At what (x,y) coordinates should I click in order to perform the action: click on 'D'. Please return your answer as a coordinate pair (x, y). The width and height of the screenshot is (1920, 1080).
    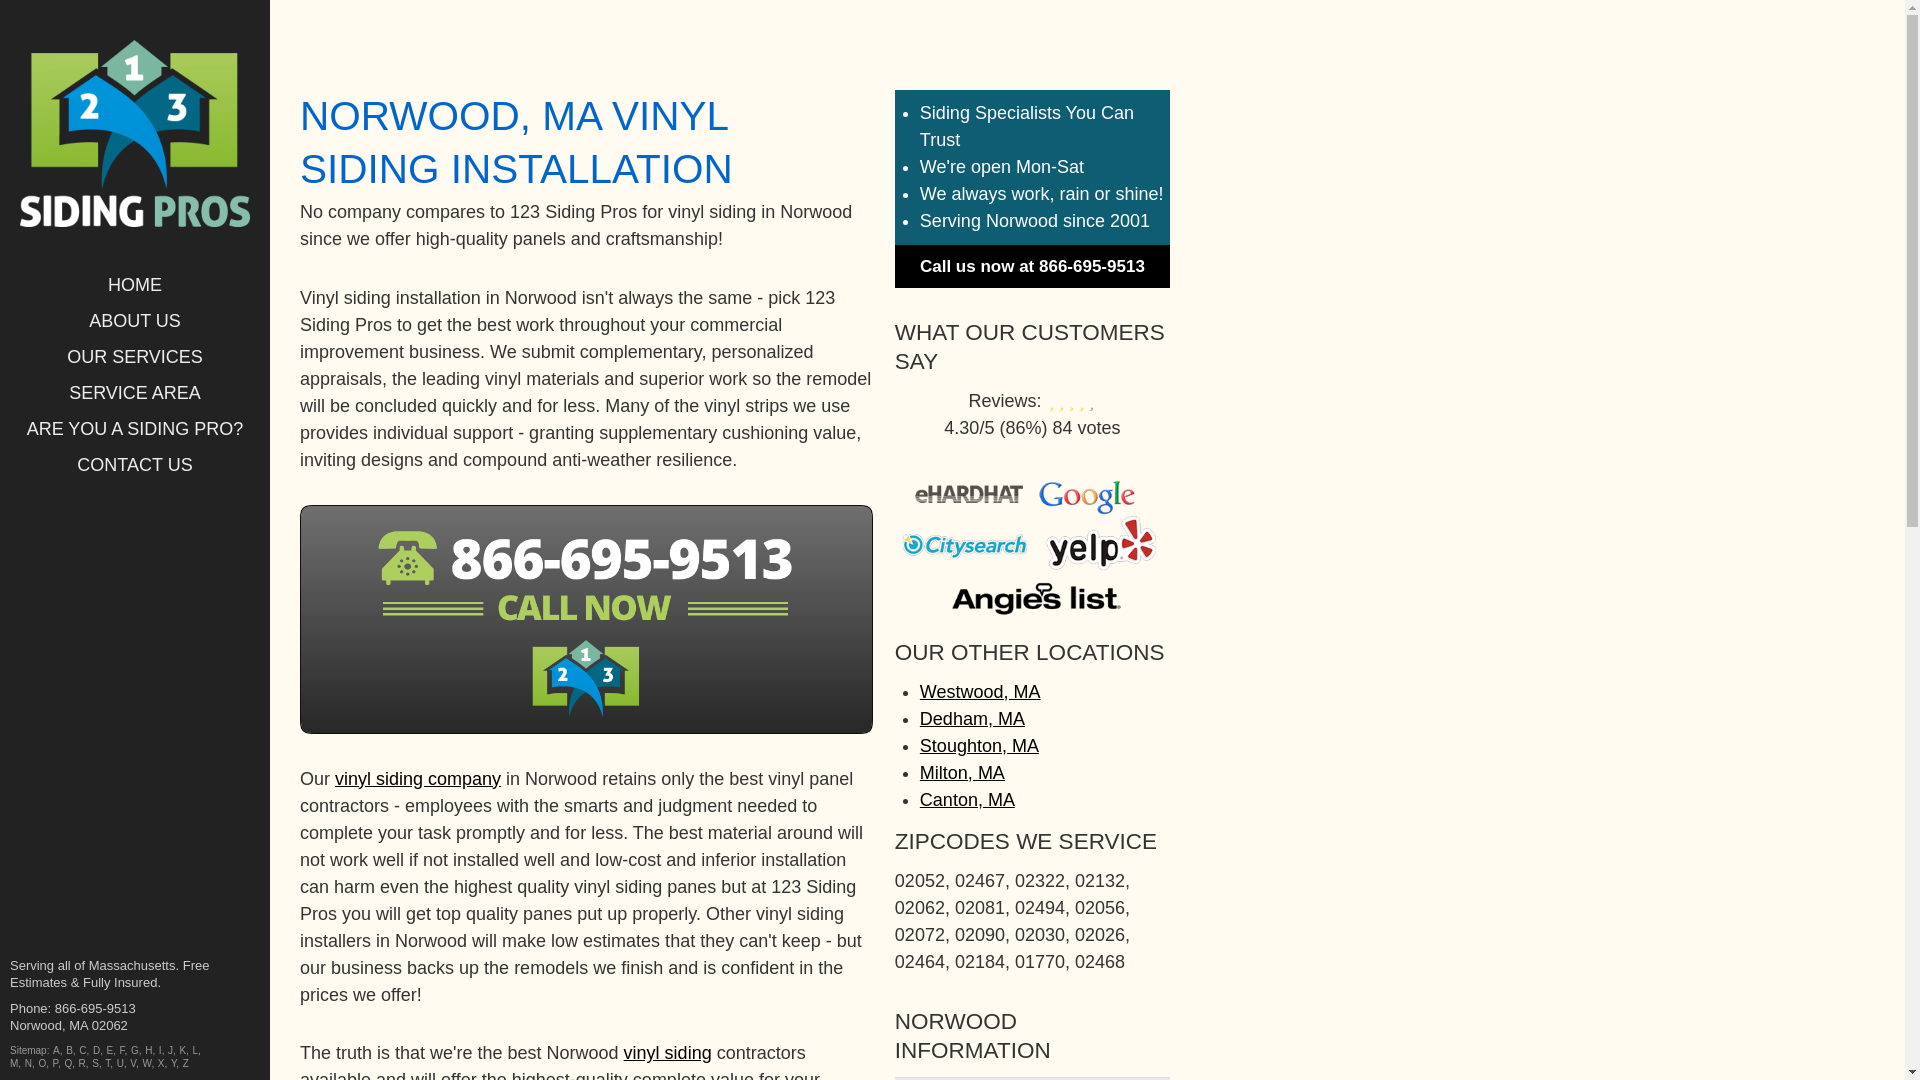
    Looking at the image, I should click on (95, 1049).